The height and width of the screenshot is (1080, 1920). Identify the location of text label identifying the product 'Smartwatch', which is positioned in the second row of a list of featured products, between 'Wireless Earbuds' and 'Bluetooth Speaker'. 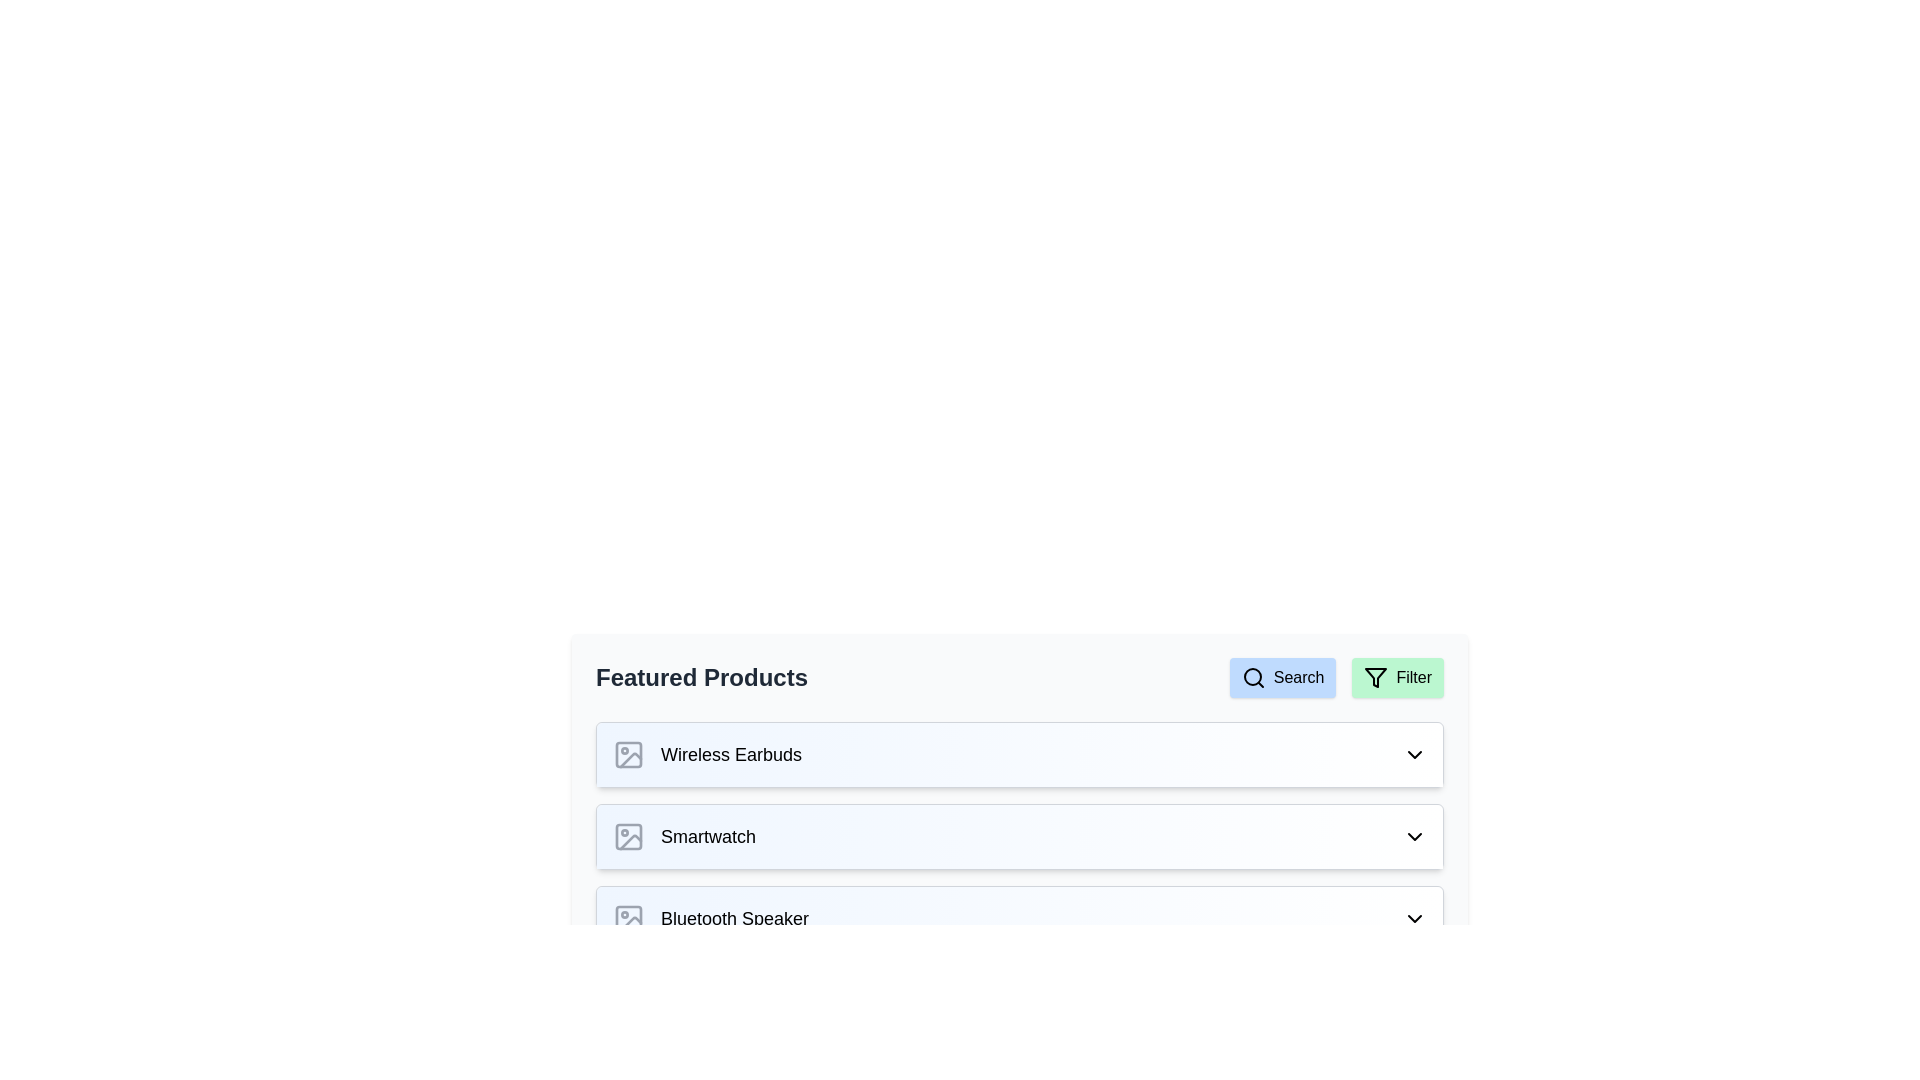
(708, 837).